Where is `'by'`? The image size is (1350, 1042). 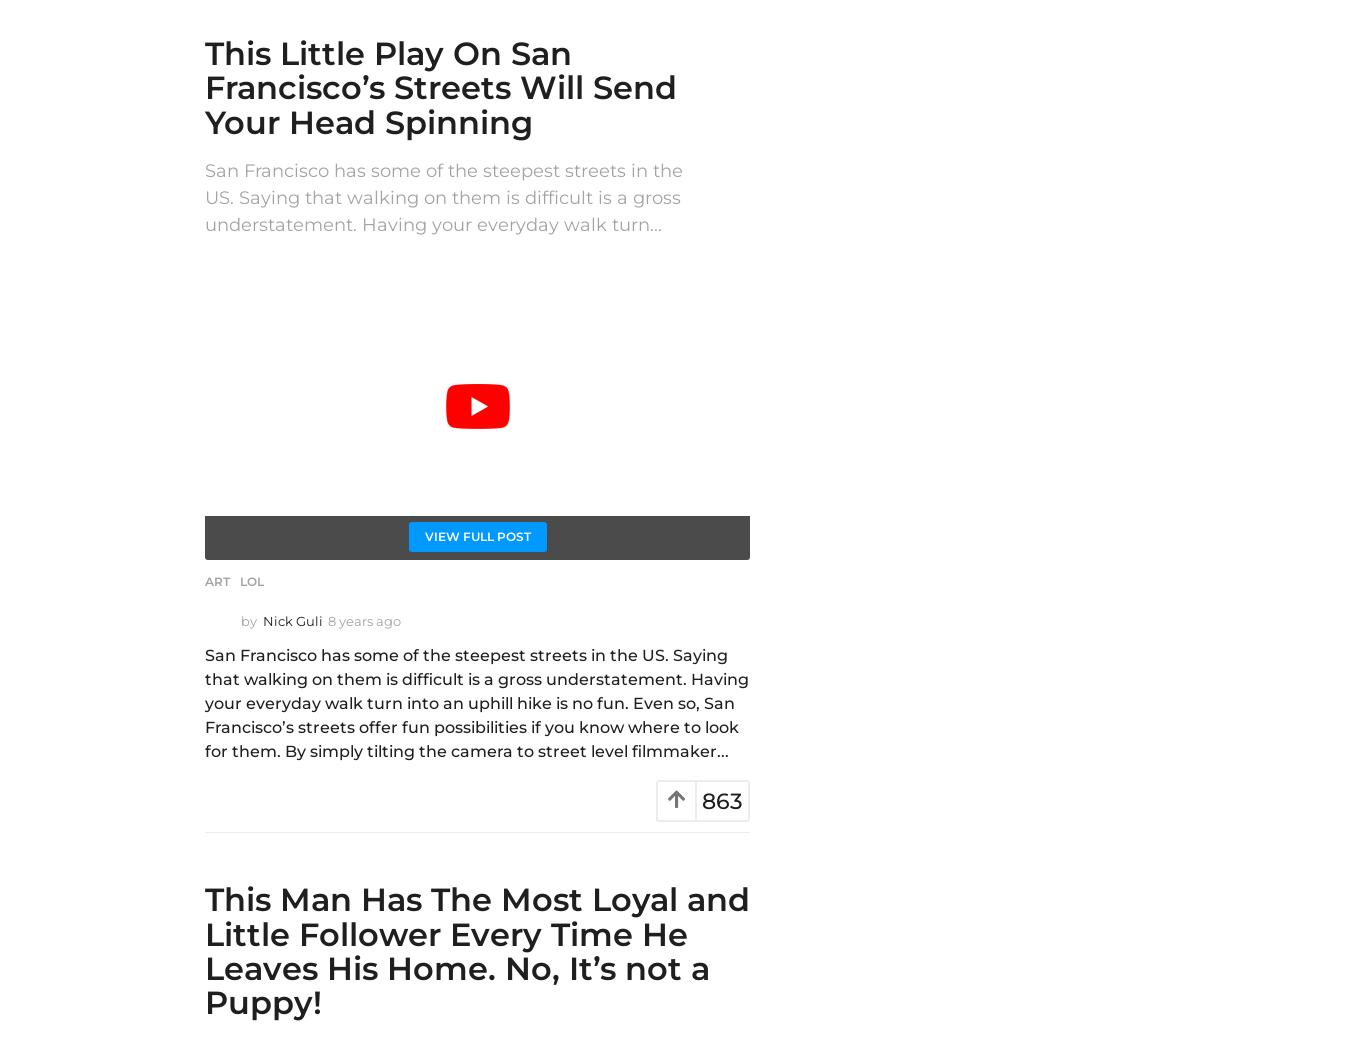 'by' is located at coordinates (247, 621).